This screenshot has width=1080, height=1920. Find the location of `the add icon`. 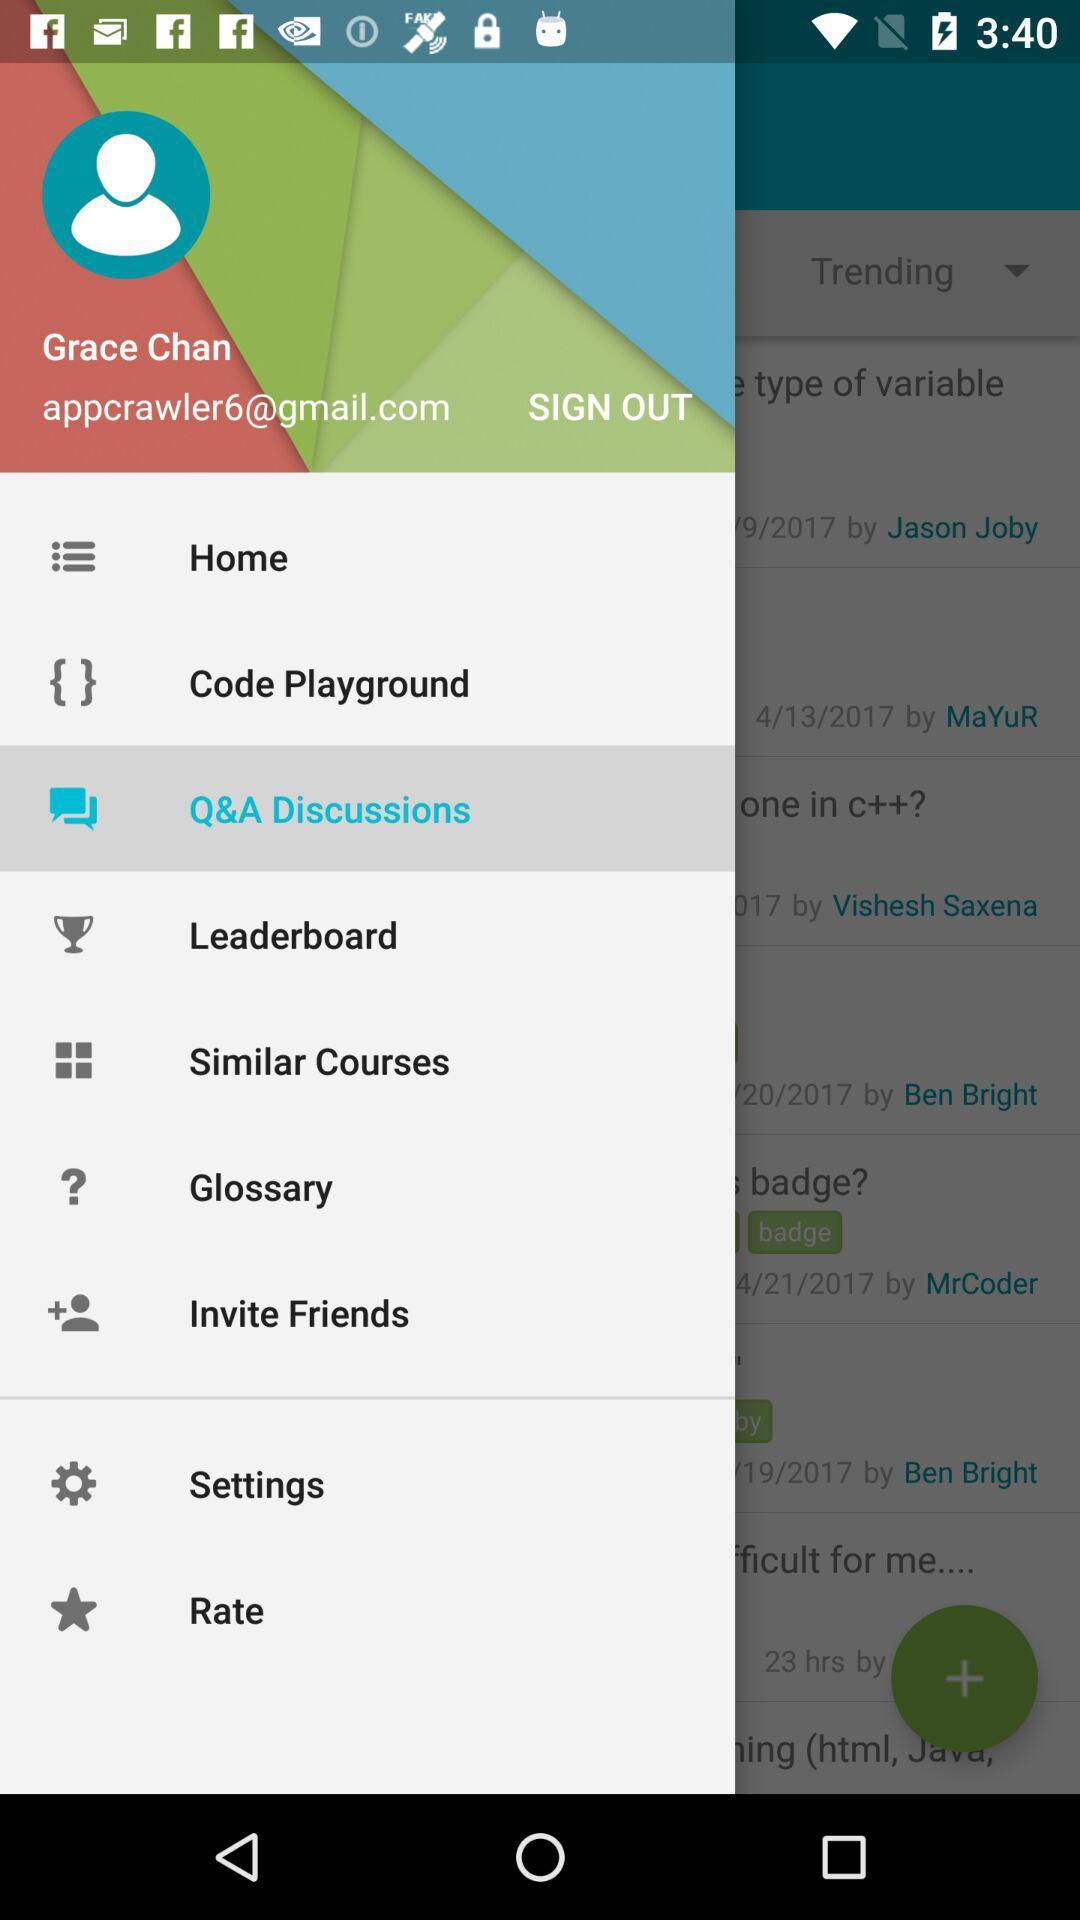

the add icon is located at coordinates (963, 1678).